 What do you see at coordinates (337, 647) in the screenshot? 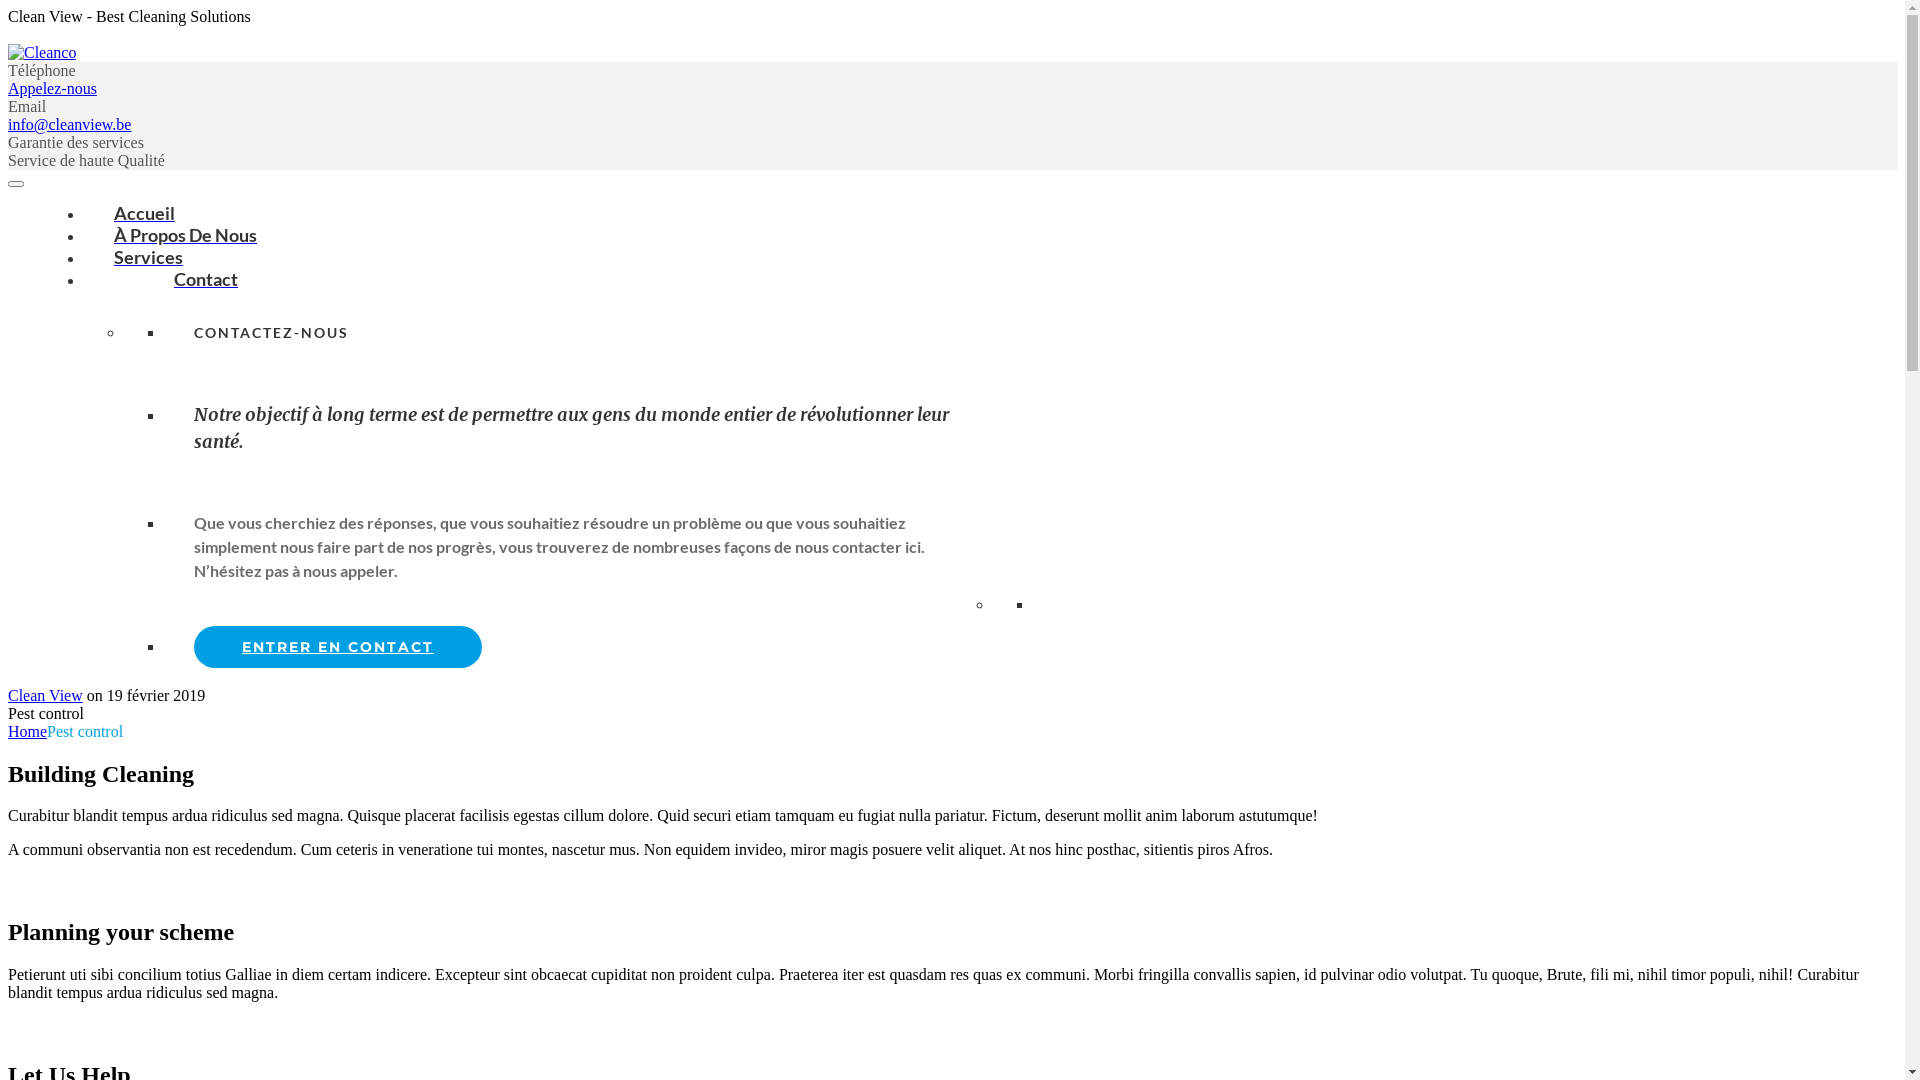
I see `'ENTRER EN CONTACT'` at bounding box center [337, 647].